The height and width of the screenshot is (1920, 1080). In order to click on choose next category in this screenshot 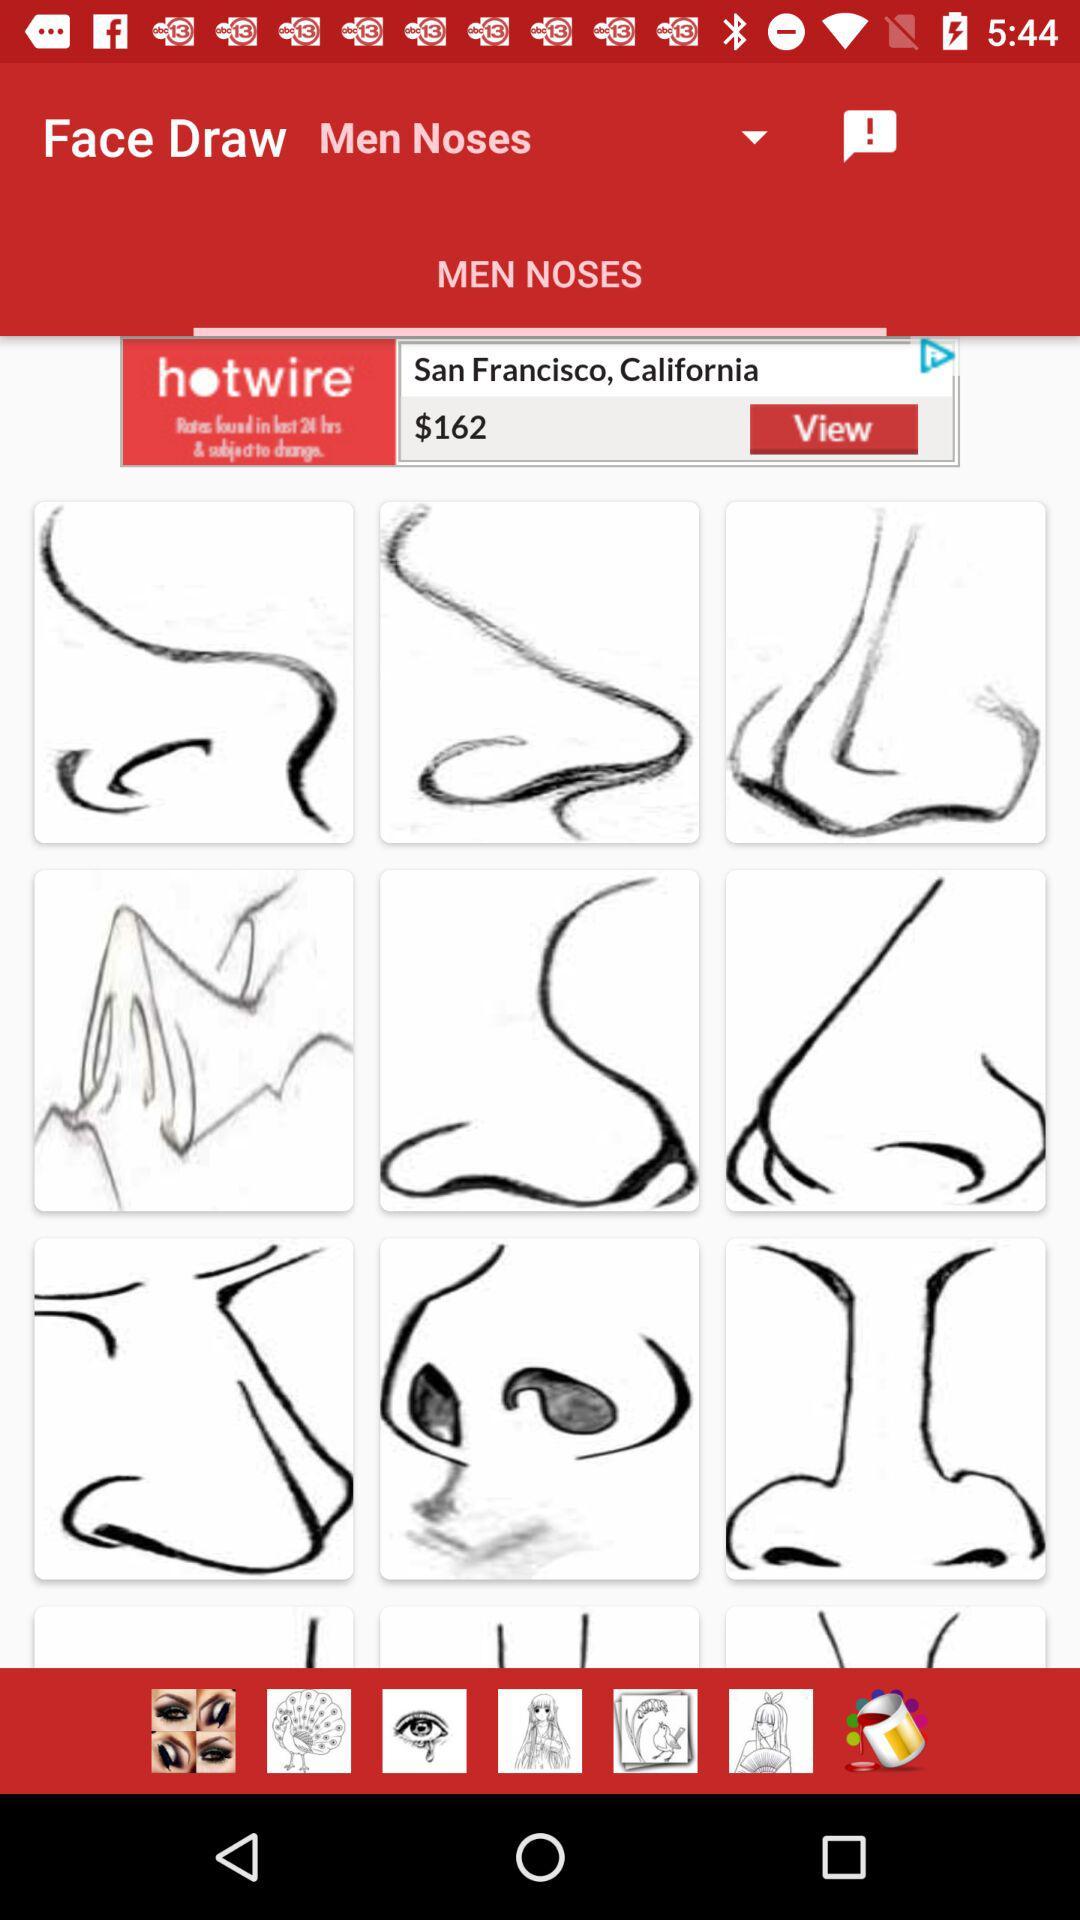, I will do `click(655, 1730)`.